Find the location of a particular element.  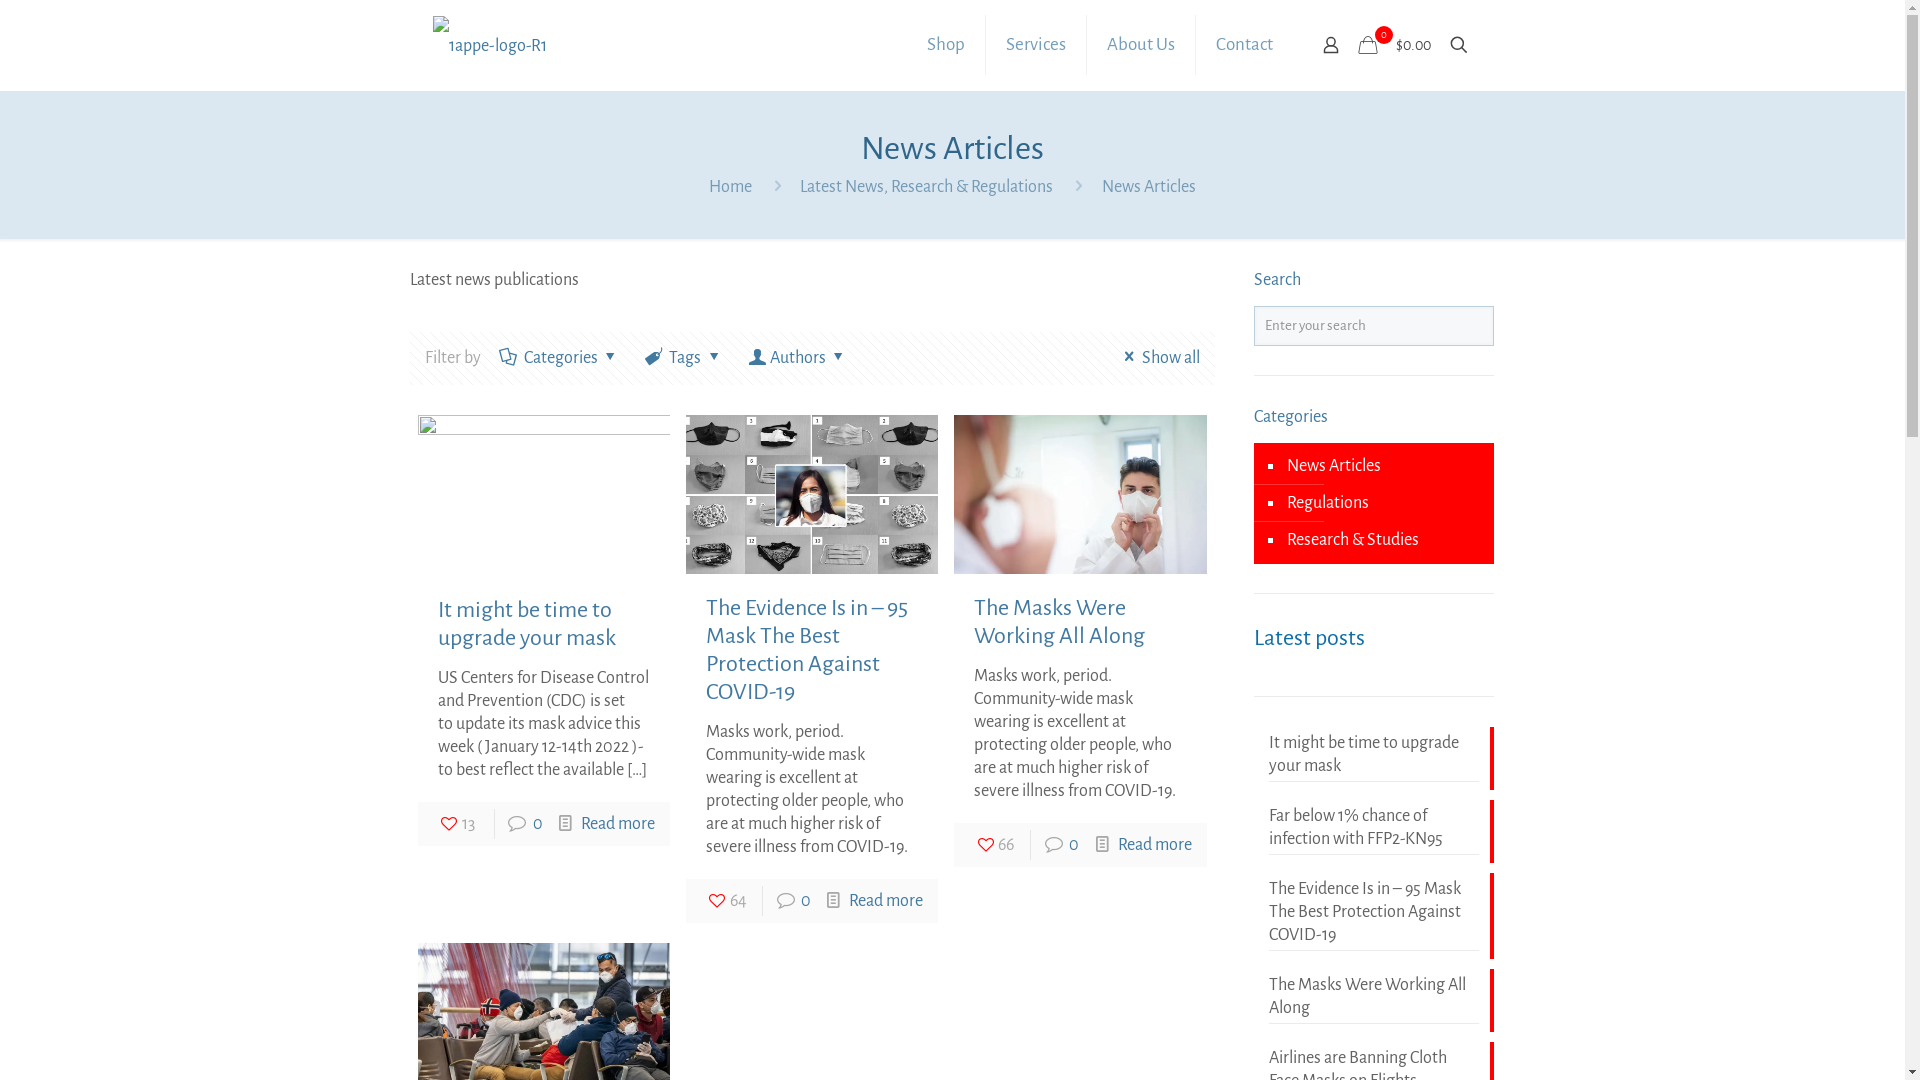

'Far below 1% chance of infection with FFP2-KN95' is located at coordinates (1267, 829).